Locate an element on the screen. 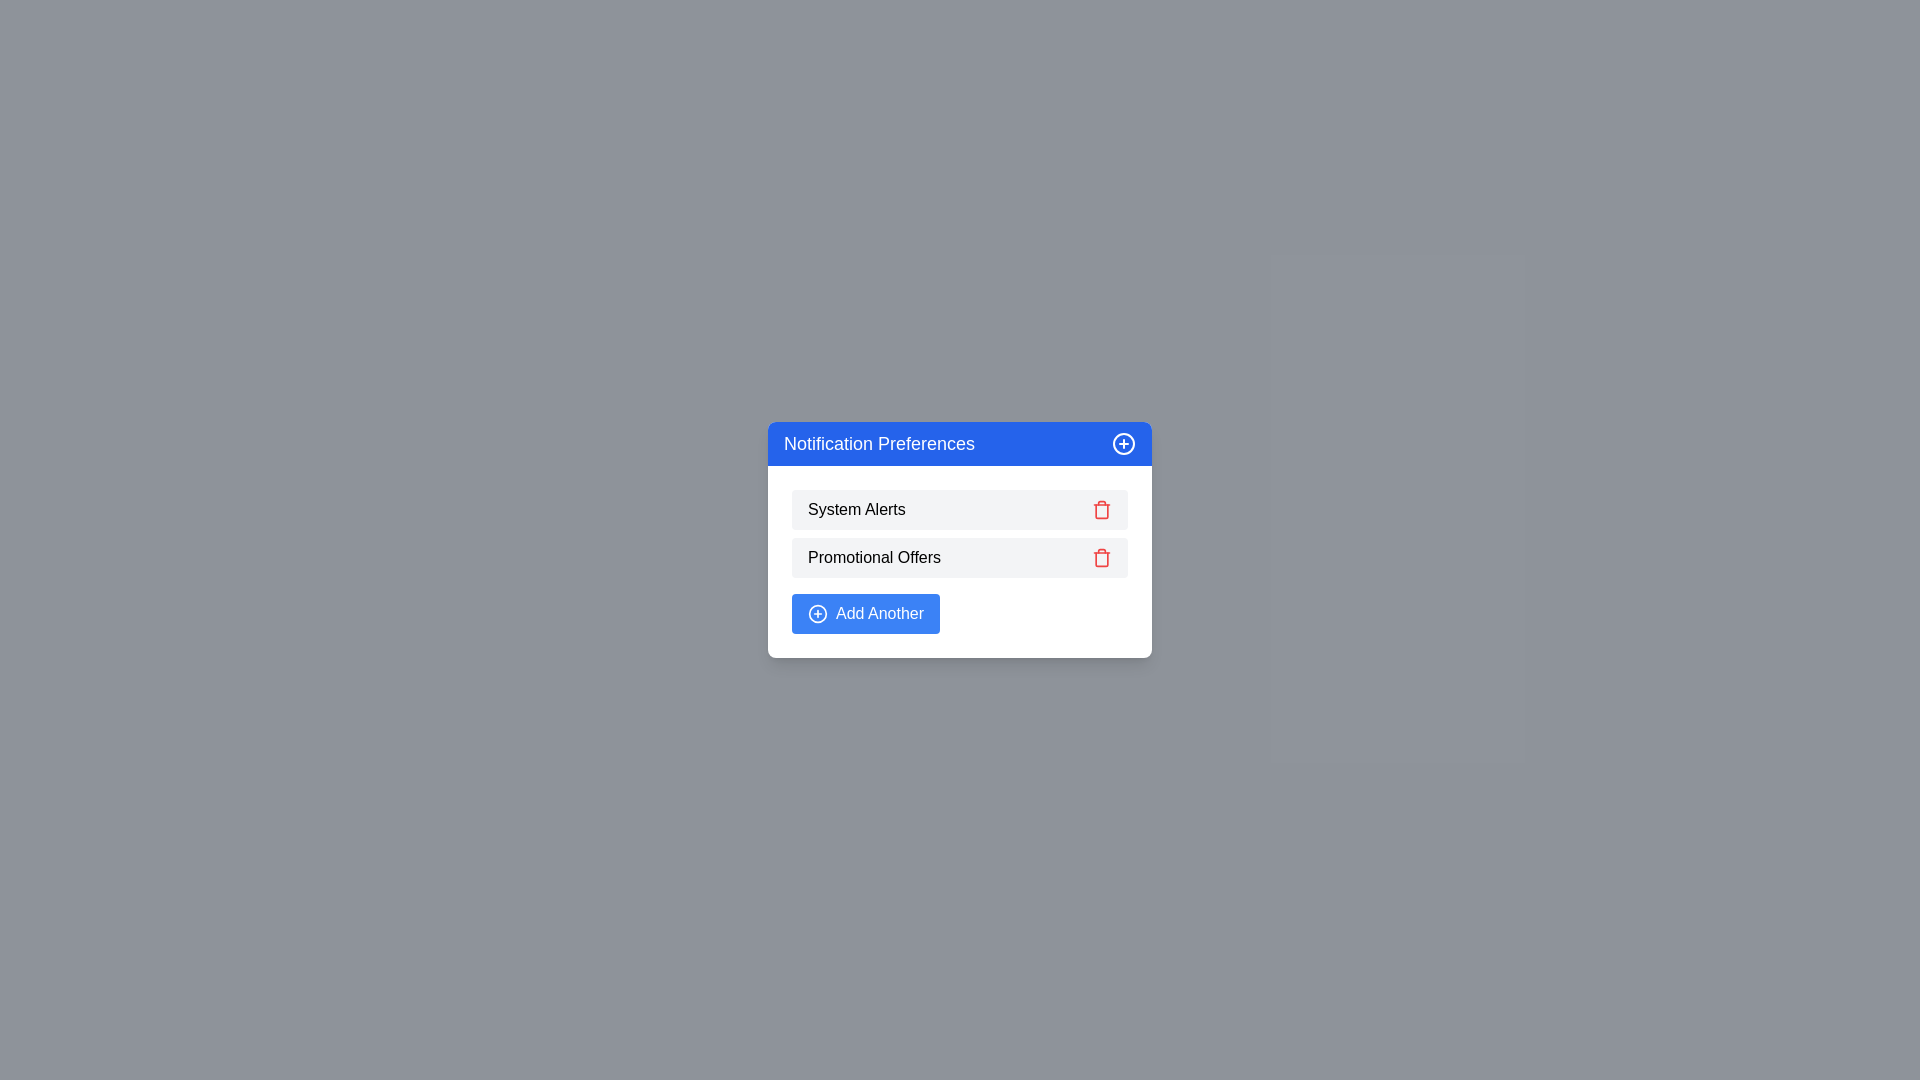  the static text label that serves as the title of the dialog box for notification preferences management, located in the blue header section at the top left of the dialog box is located at coordinates (879, 442).